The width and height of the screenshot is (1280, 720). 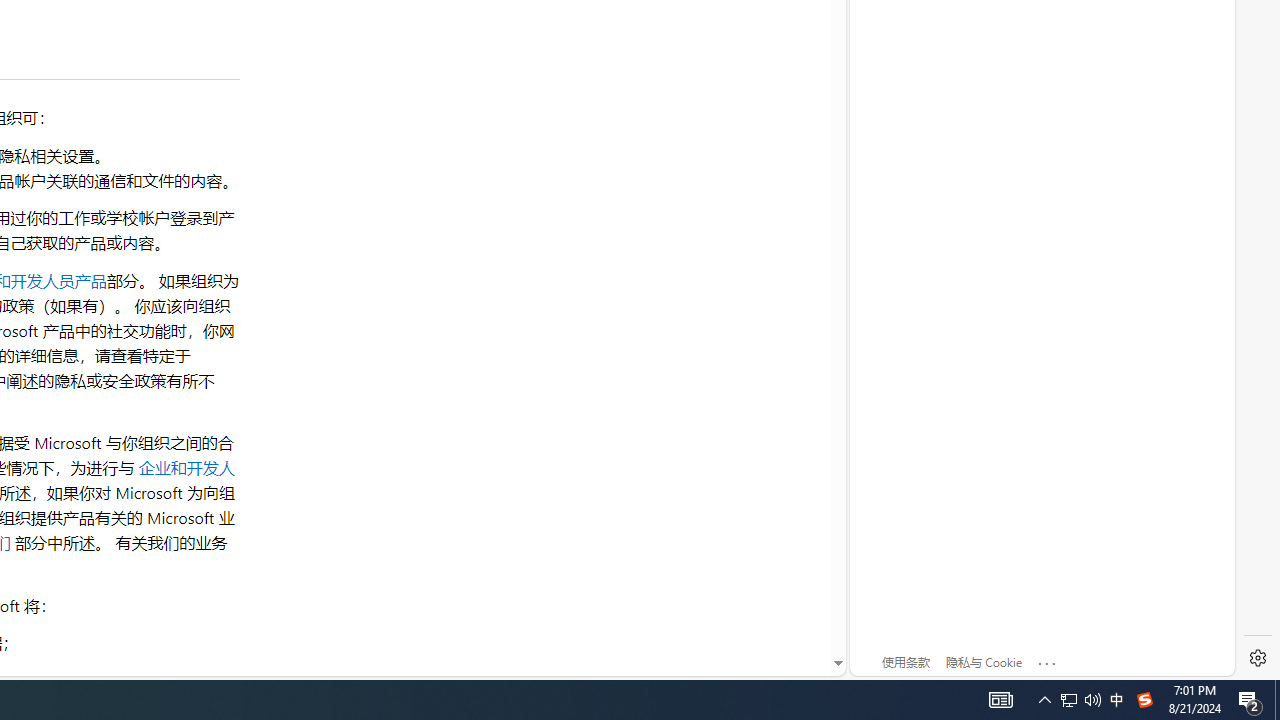 What do you see at coordinates (1068, 698) in the screenshot?
I see `'User Promoted Notification Area'` at bounding box center [1068, 698].